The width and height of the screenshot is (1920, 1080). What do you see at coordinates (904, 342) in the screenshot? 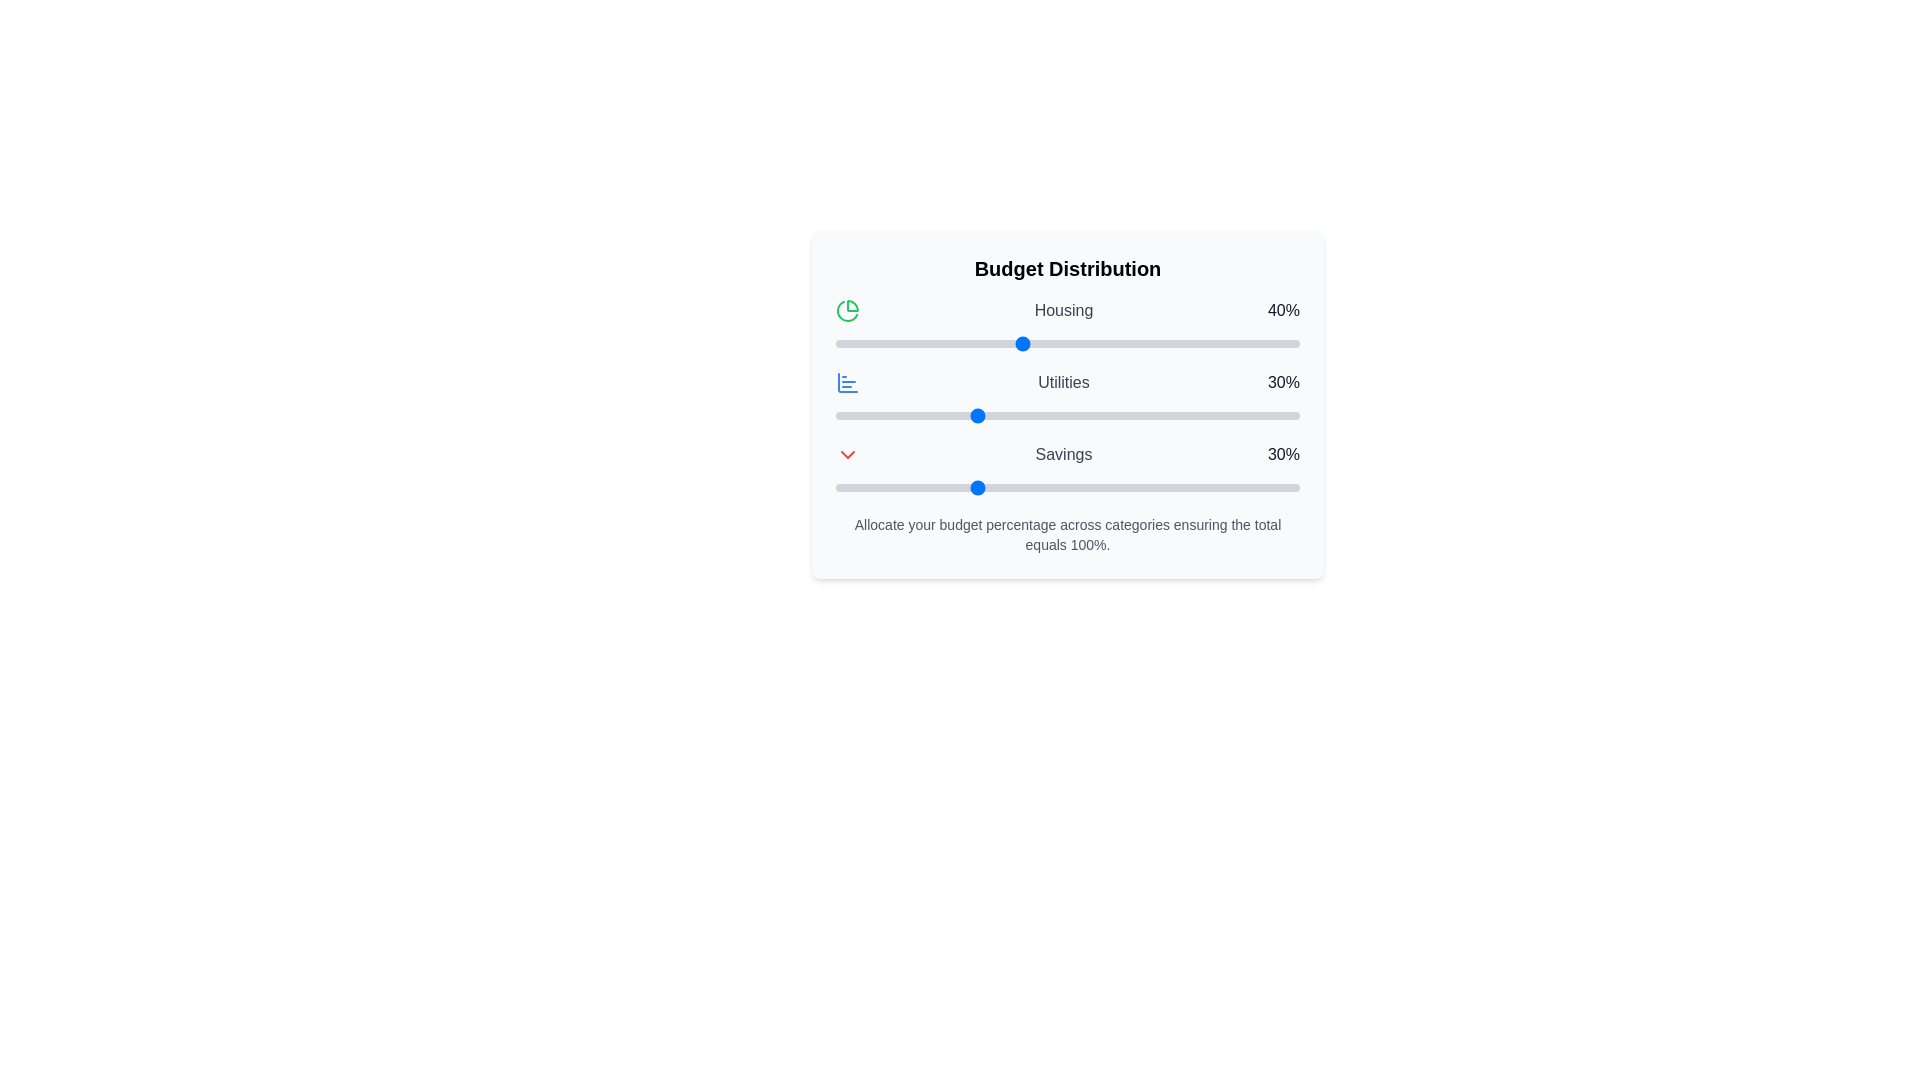
I see `the Housing percentage slider` at bounding box center [904, 342].